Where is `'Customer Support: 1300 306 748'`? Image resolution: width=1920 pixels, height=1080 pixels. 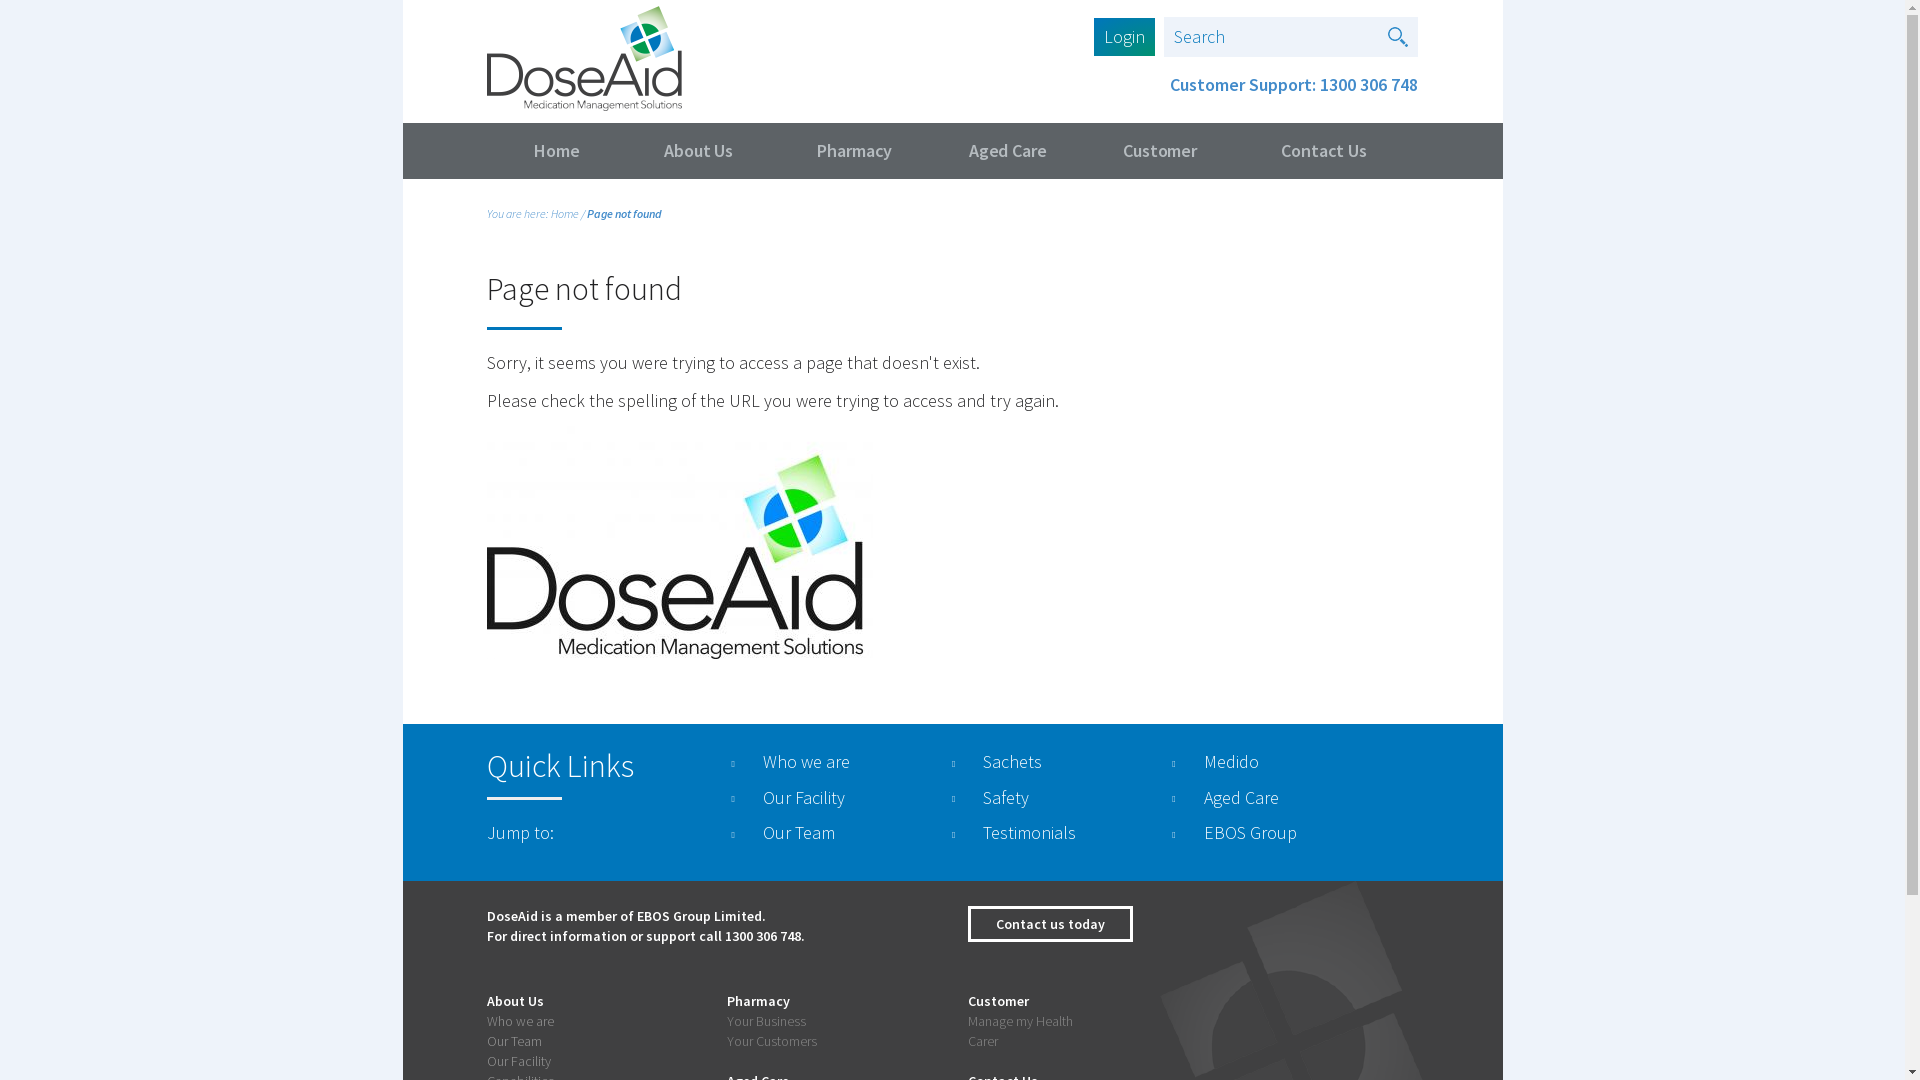
'Customer Support: 1300 306 748' is located at coordinates (1294, 83).